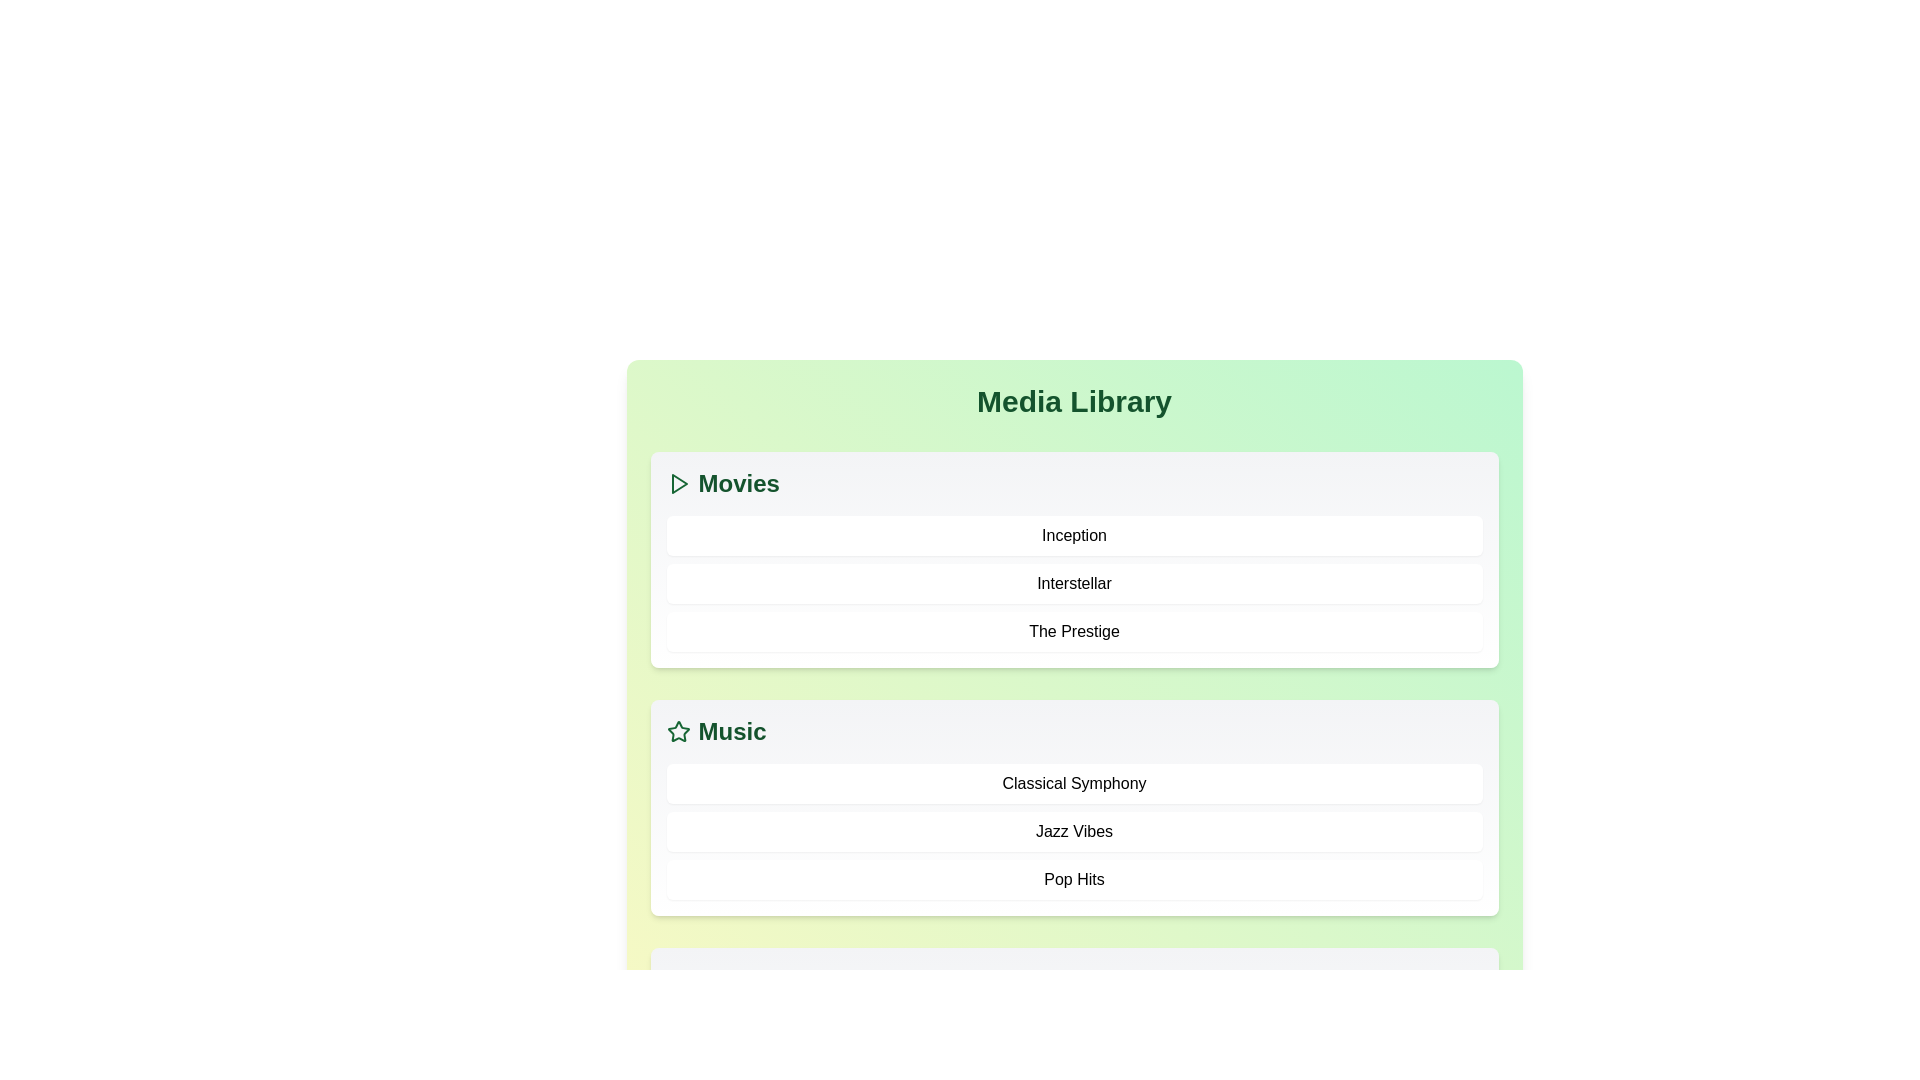  Describe the element at coordinates (1073, 583) in the screenshot. I see `the movie Interstellar from the Movies category` at that location.